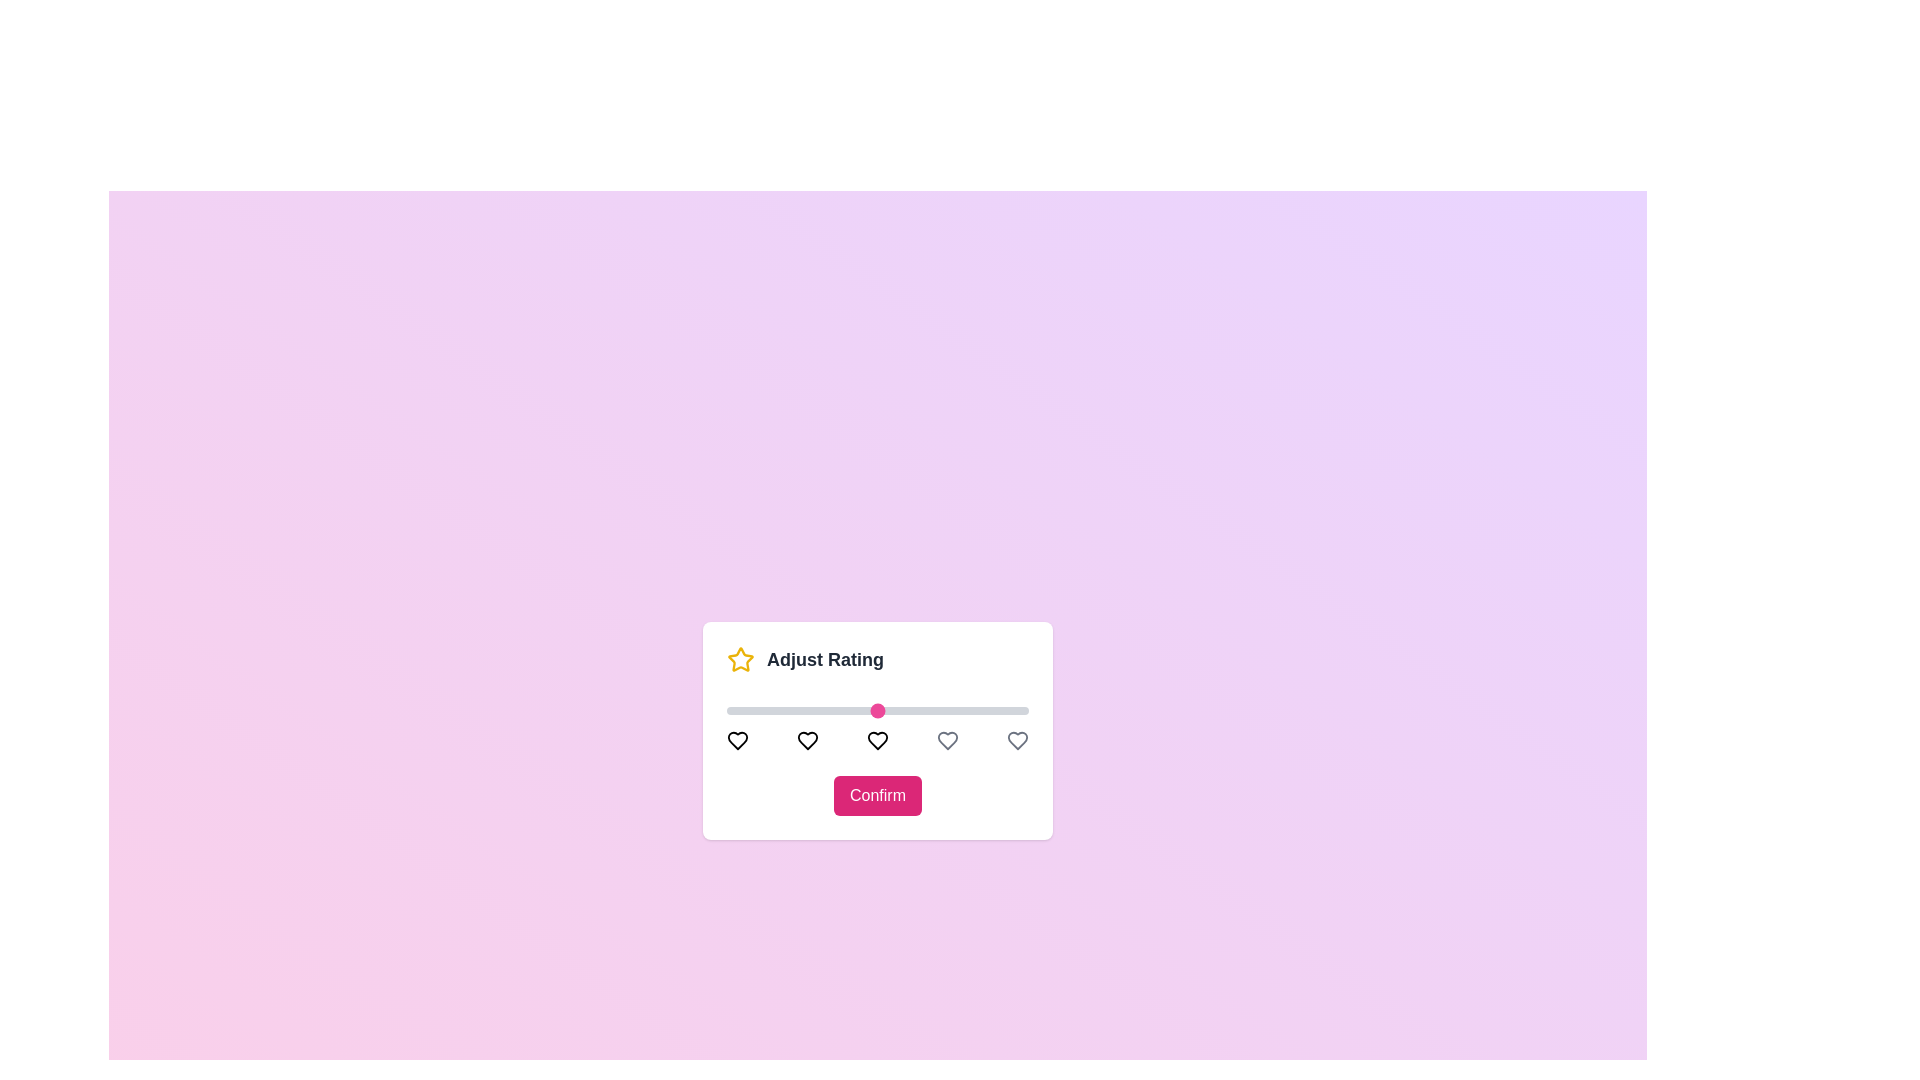 This screenshot has height=1080, width=1920. Describe the element at coordinates (878, 709) in the screenshot. I see `the slider to set the rating to 3` at that location.